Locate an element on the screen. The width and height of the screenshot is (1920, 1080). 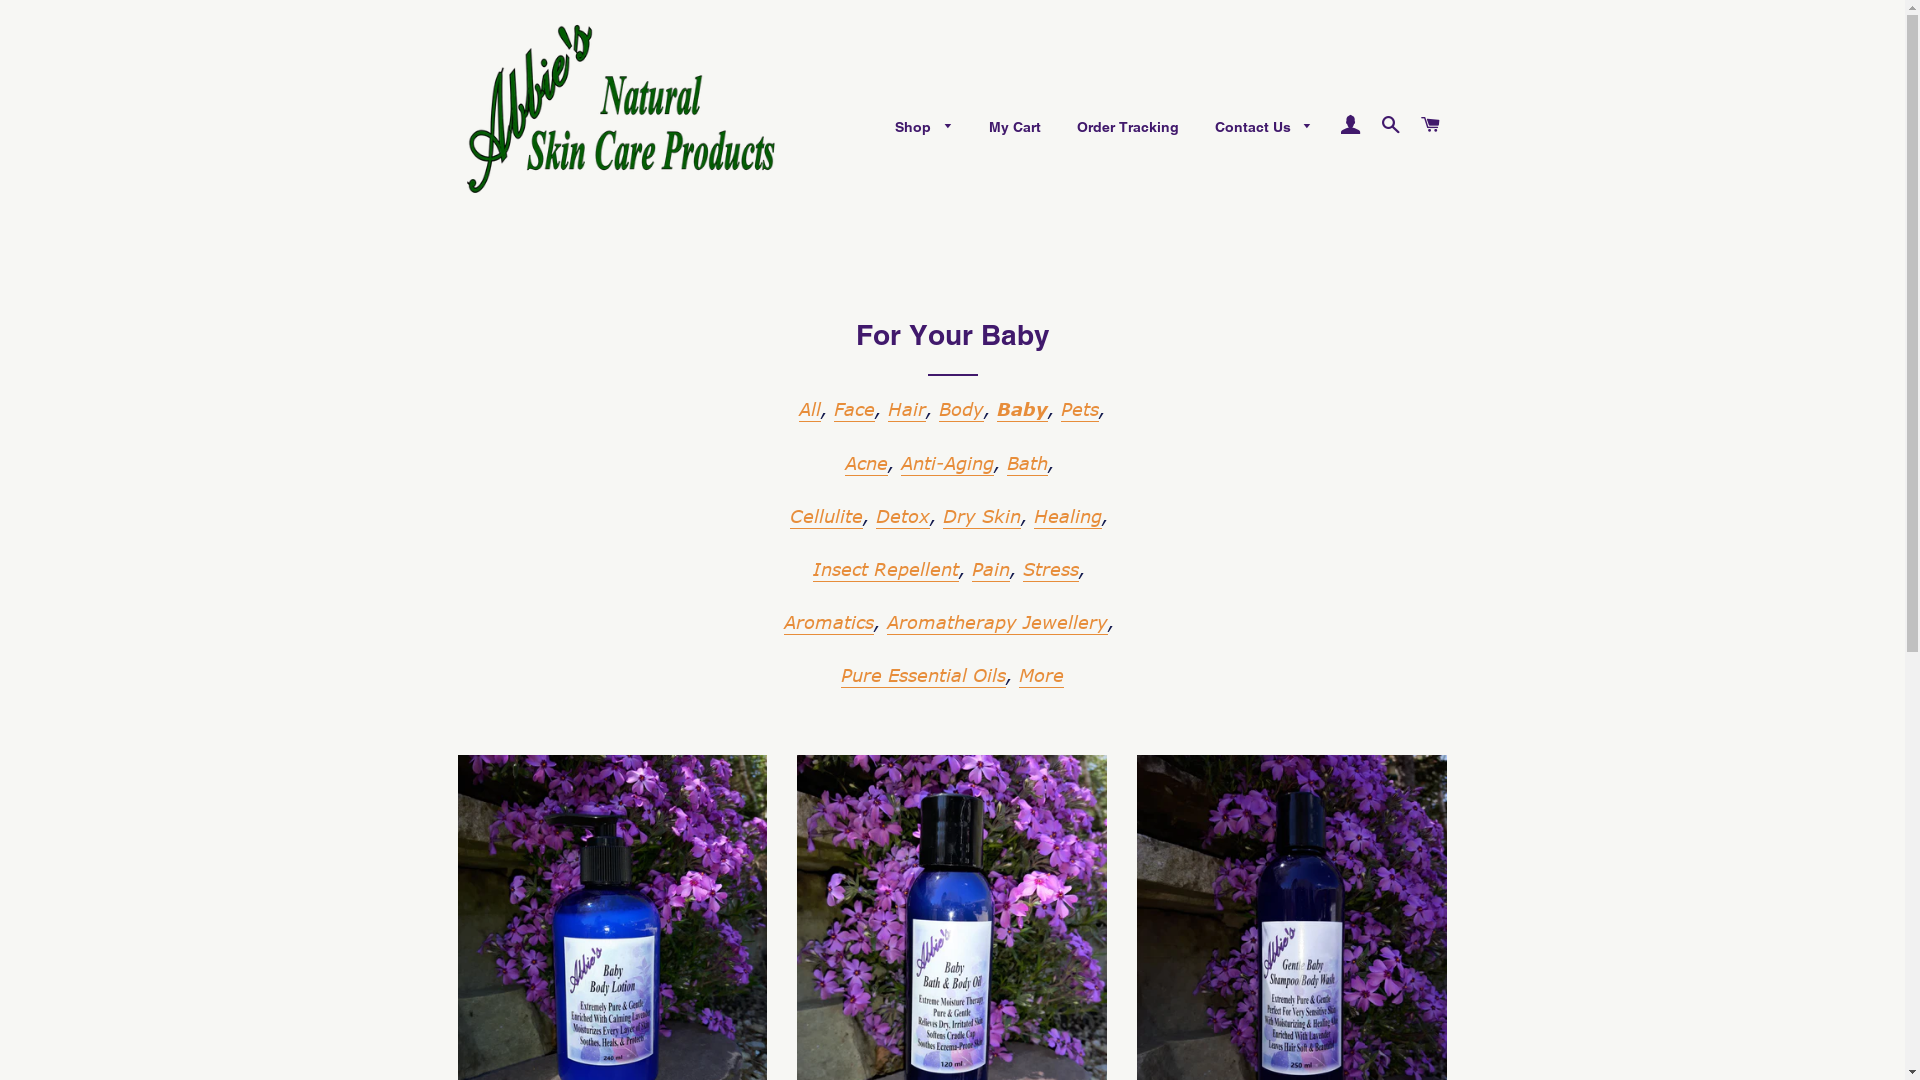
'Order Tracking' is located at coordinates (1128, 127).